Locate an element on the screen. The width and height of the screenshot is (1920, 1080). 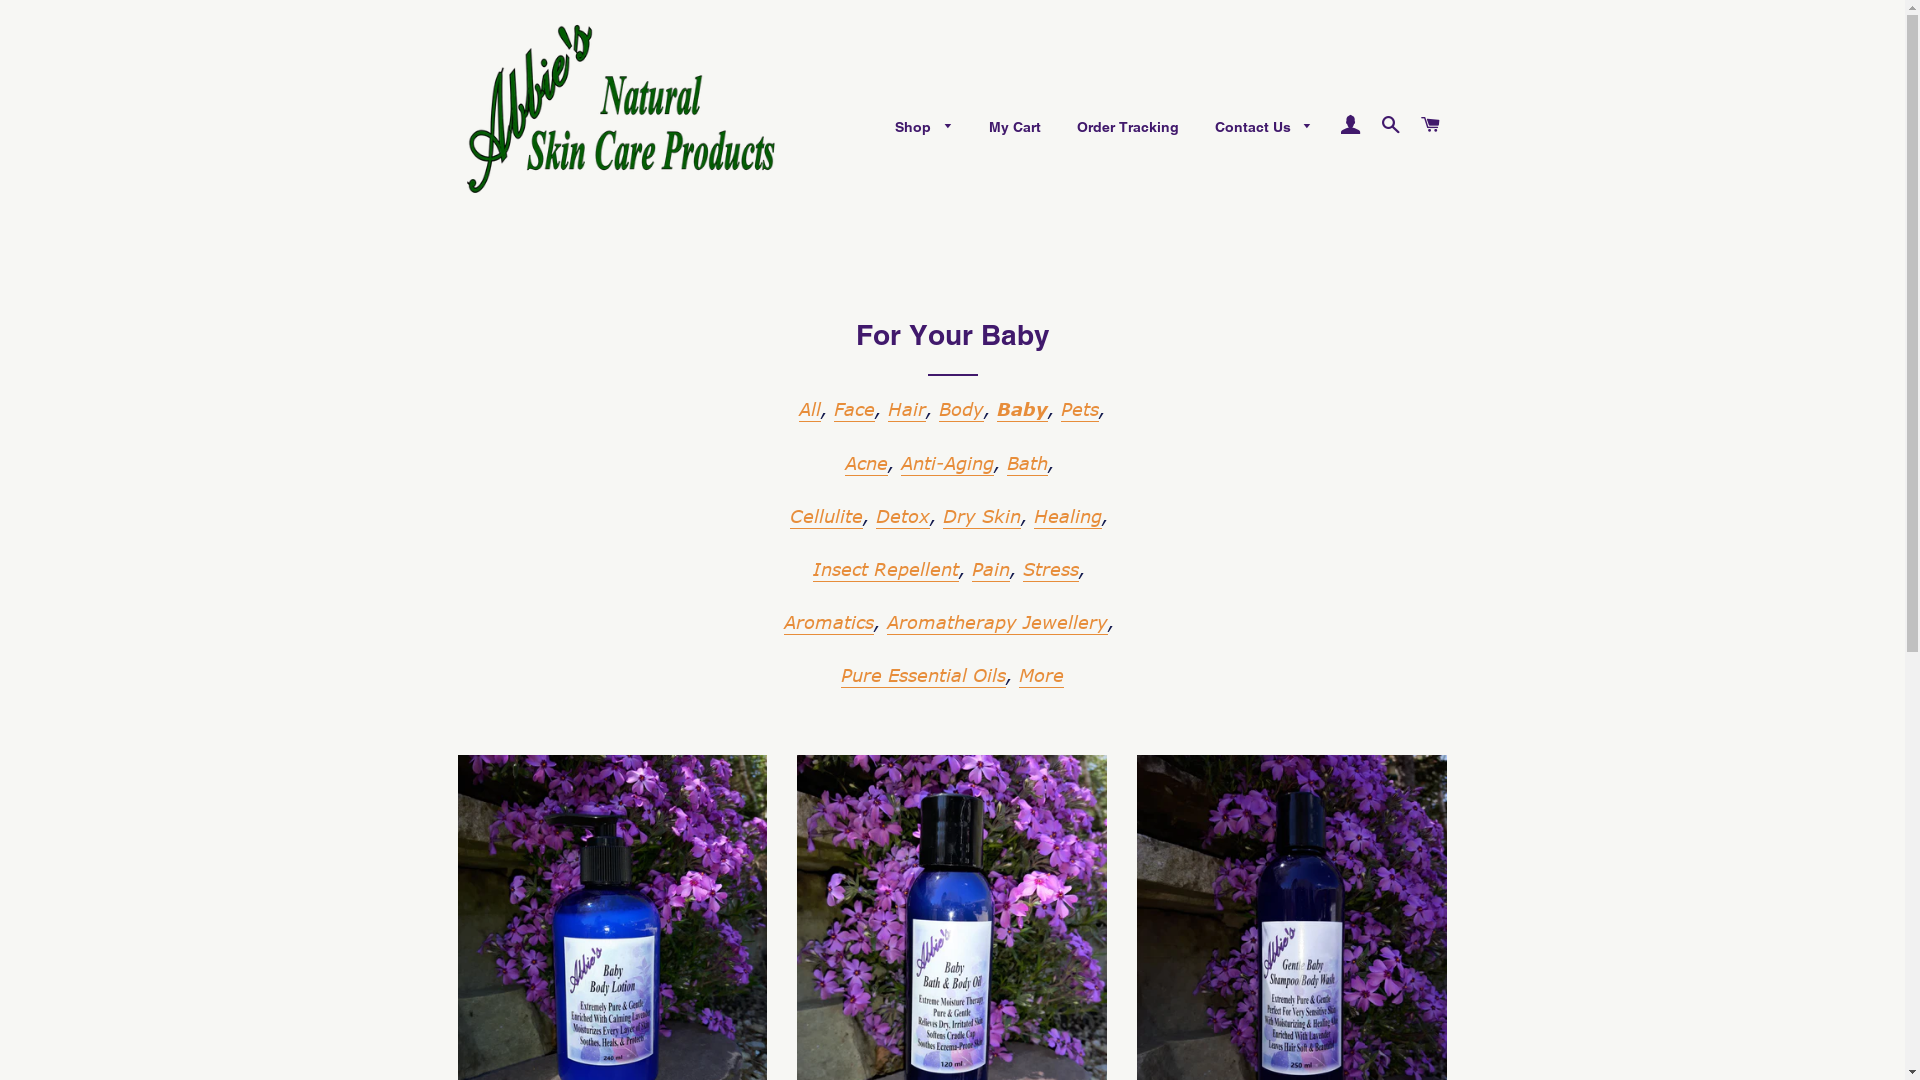
'Order Tracking' is located at coordinates (1128, 127).